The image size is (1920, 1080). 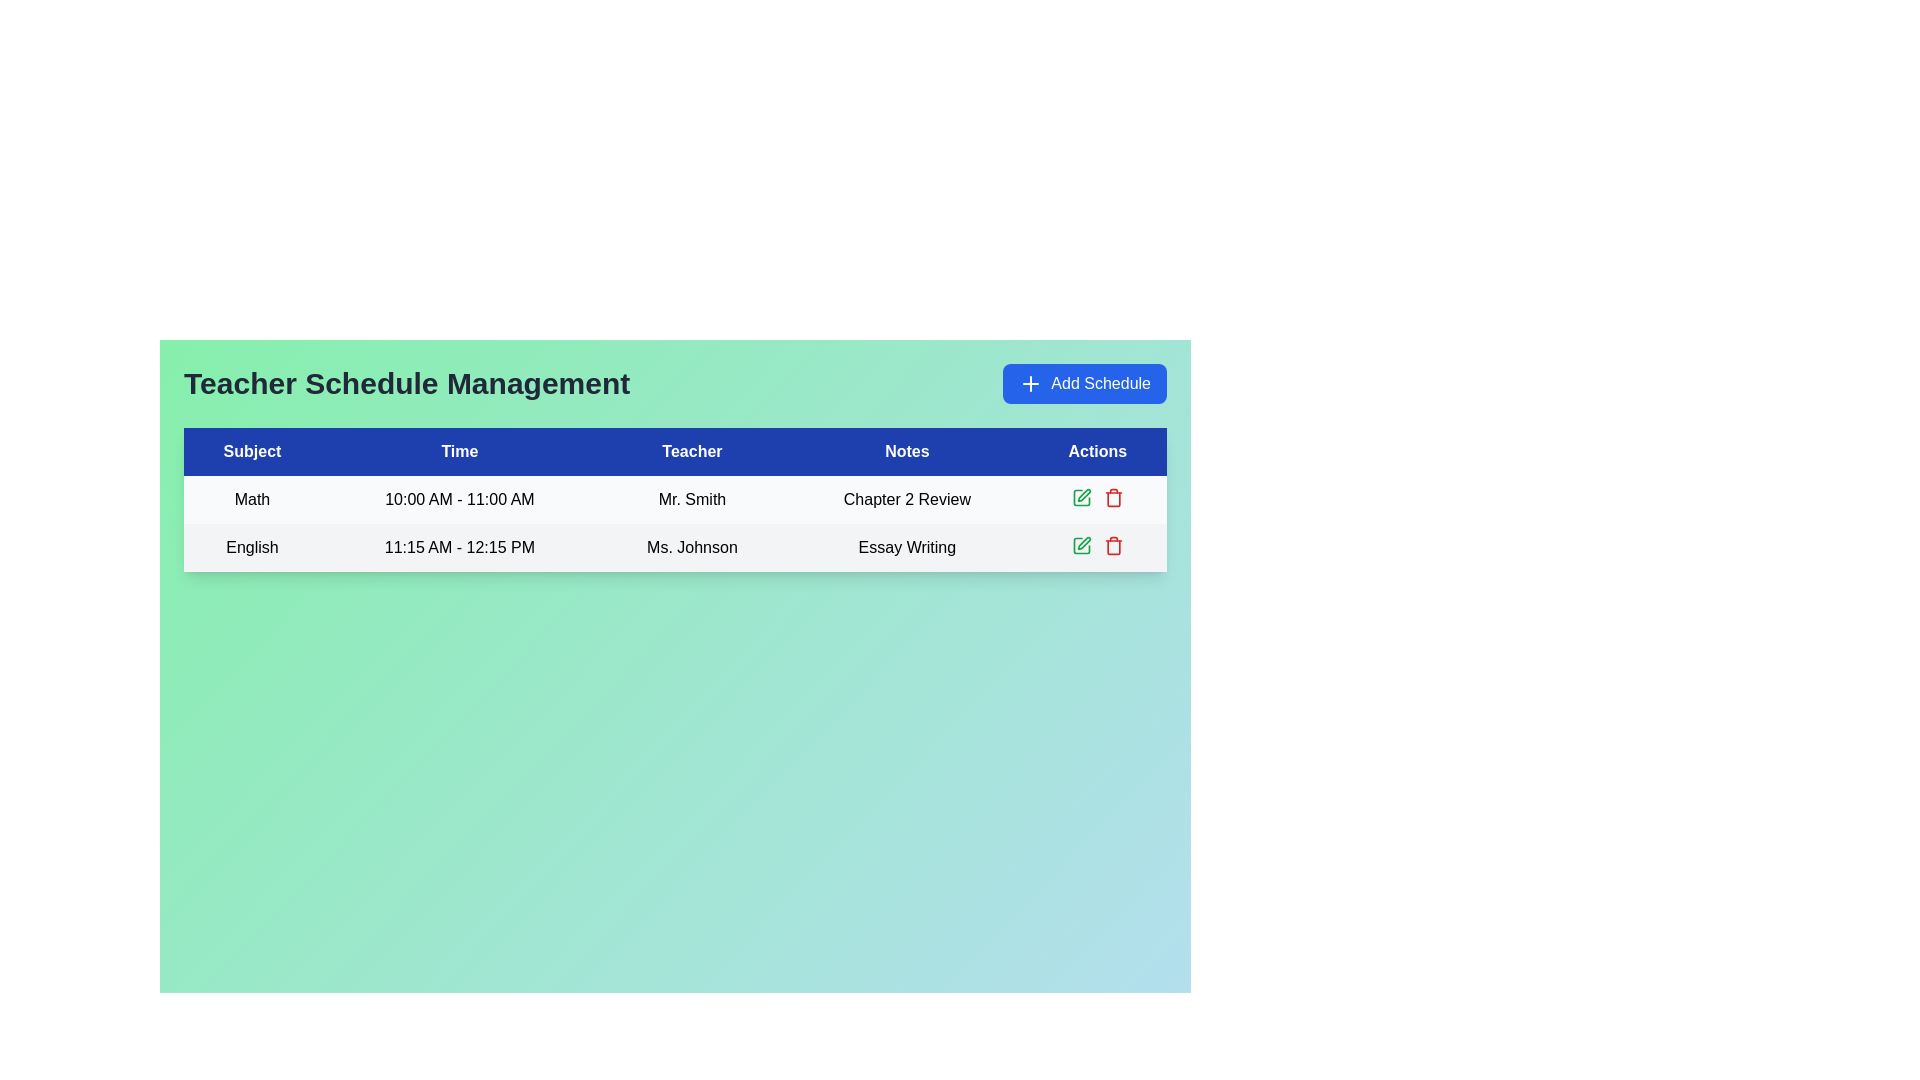 What do you see at coordinates (1080, 546) in the screenshot?
I see `the green pen icon button in the 'Actions' column for the 'English' subject row` at bounding box center [1080, 546].